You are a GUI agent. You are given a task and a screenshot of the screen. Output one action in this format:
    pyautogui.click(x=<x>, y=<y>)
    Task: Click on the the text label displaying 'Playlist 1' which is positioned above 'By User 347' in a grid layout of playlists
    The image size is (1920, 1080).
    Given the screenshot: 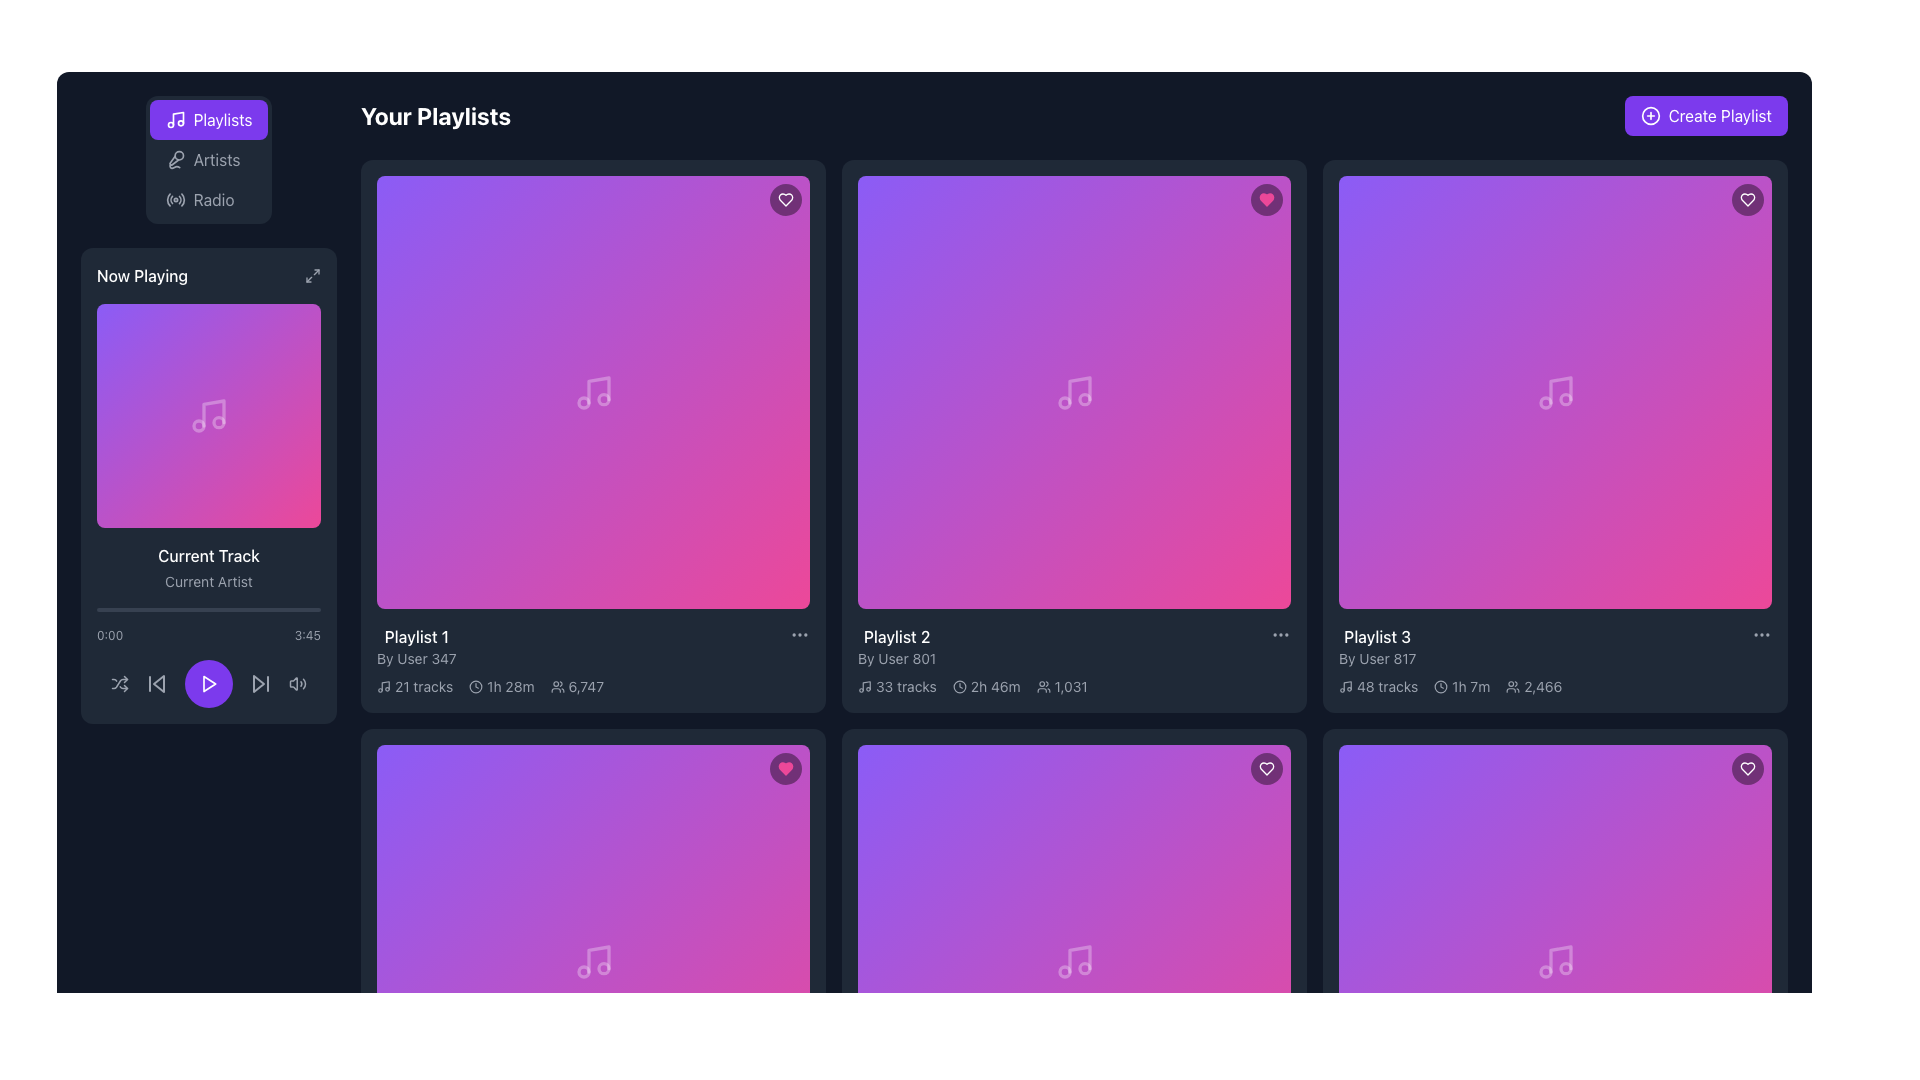 What is the action you would take?
    pyautogui.click(x=415, y=636)
    